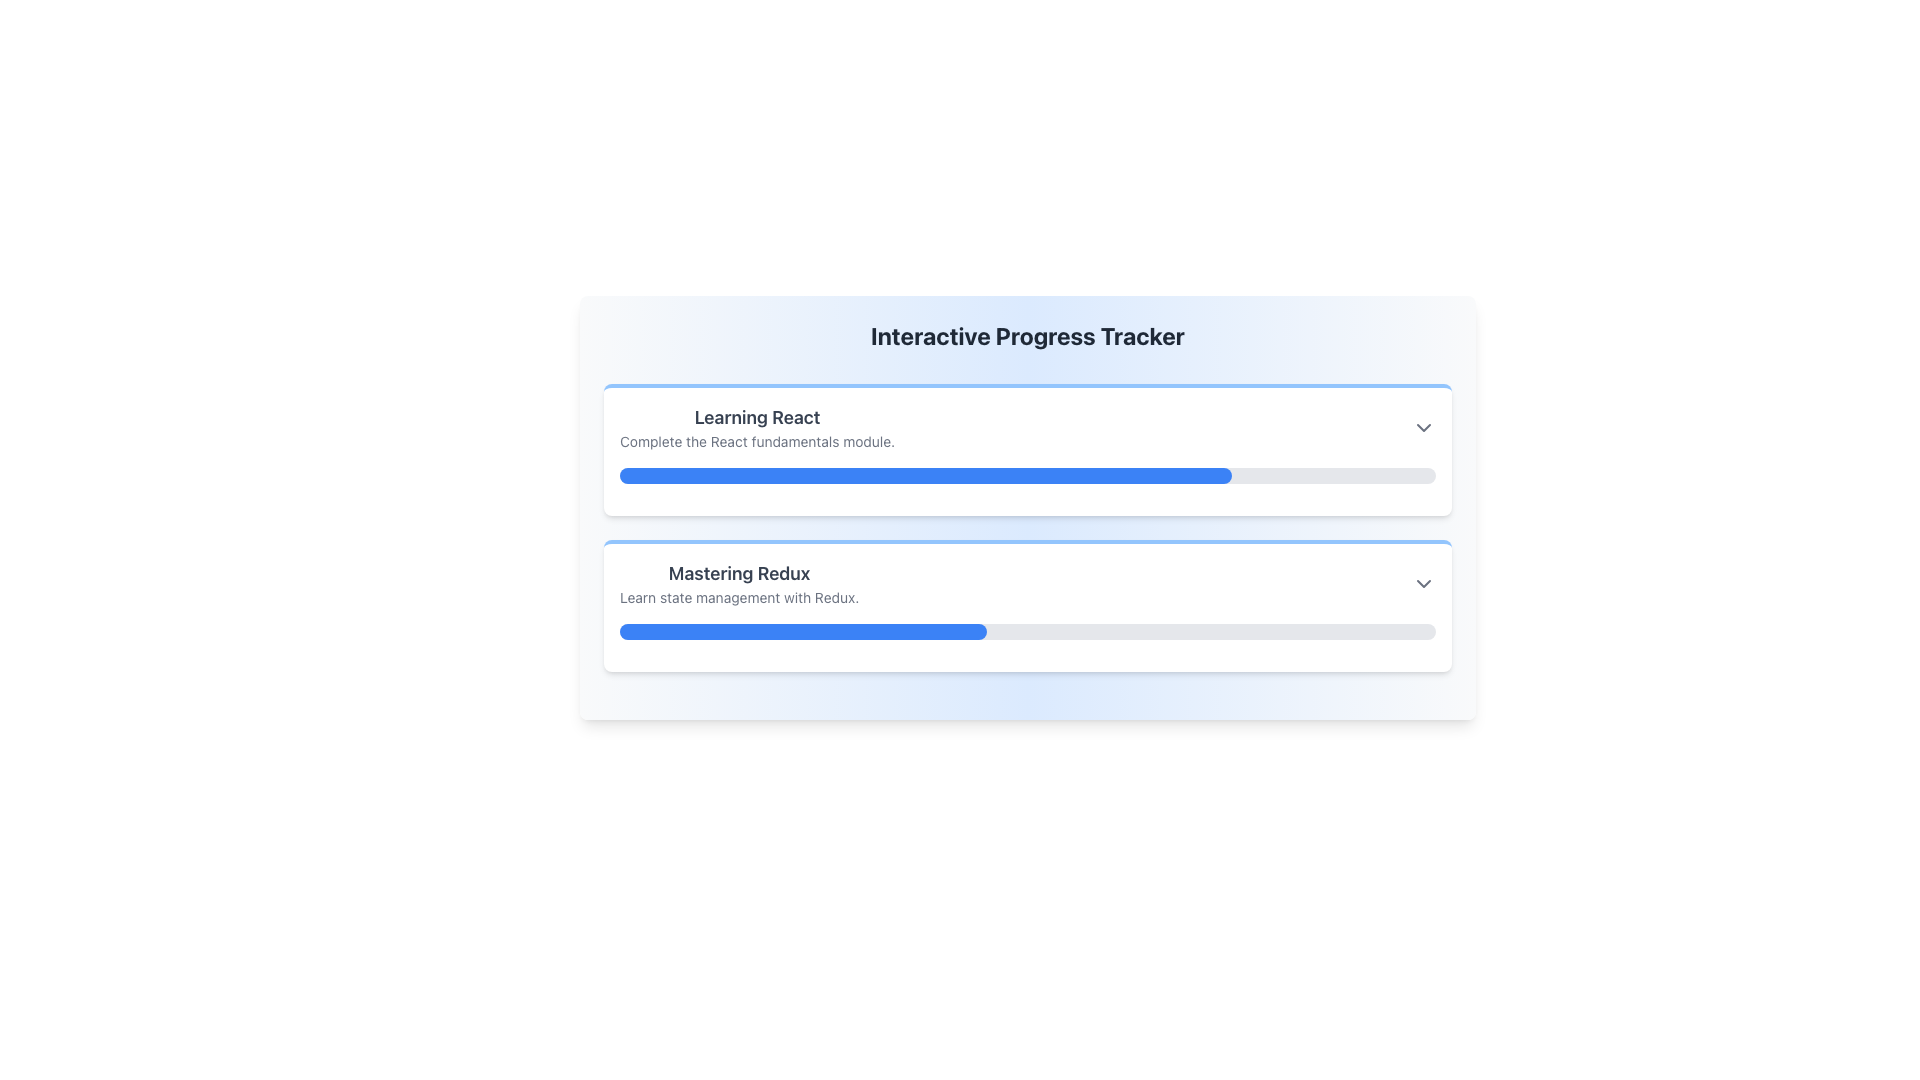  What do you see at coordinates (1027, 475) in the screenshot?
I see `the progress bar representing a 75% completion status of the React fundamentals module, located at the bottom of the card titled 'Learning React'` at bounding box center [1027, 475].